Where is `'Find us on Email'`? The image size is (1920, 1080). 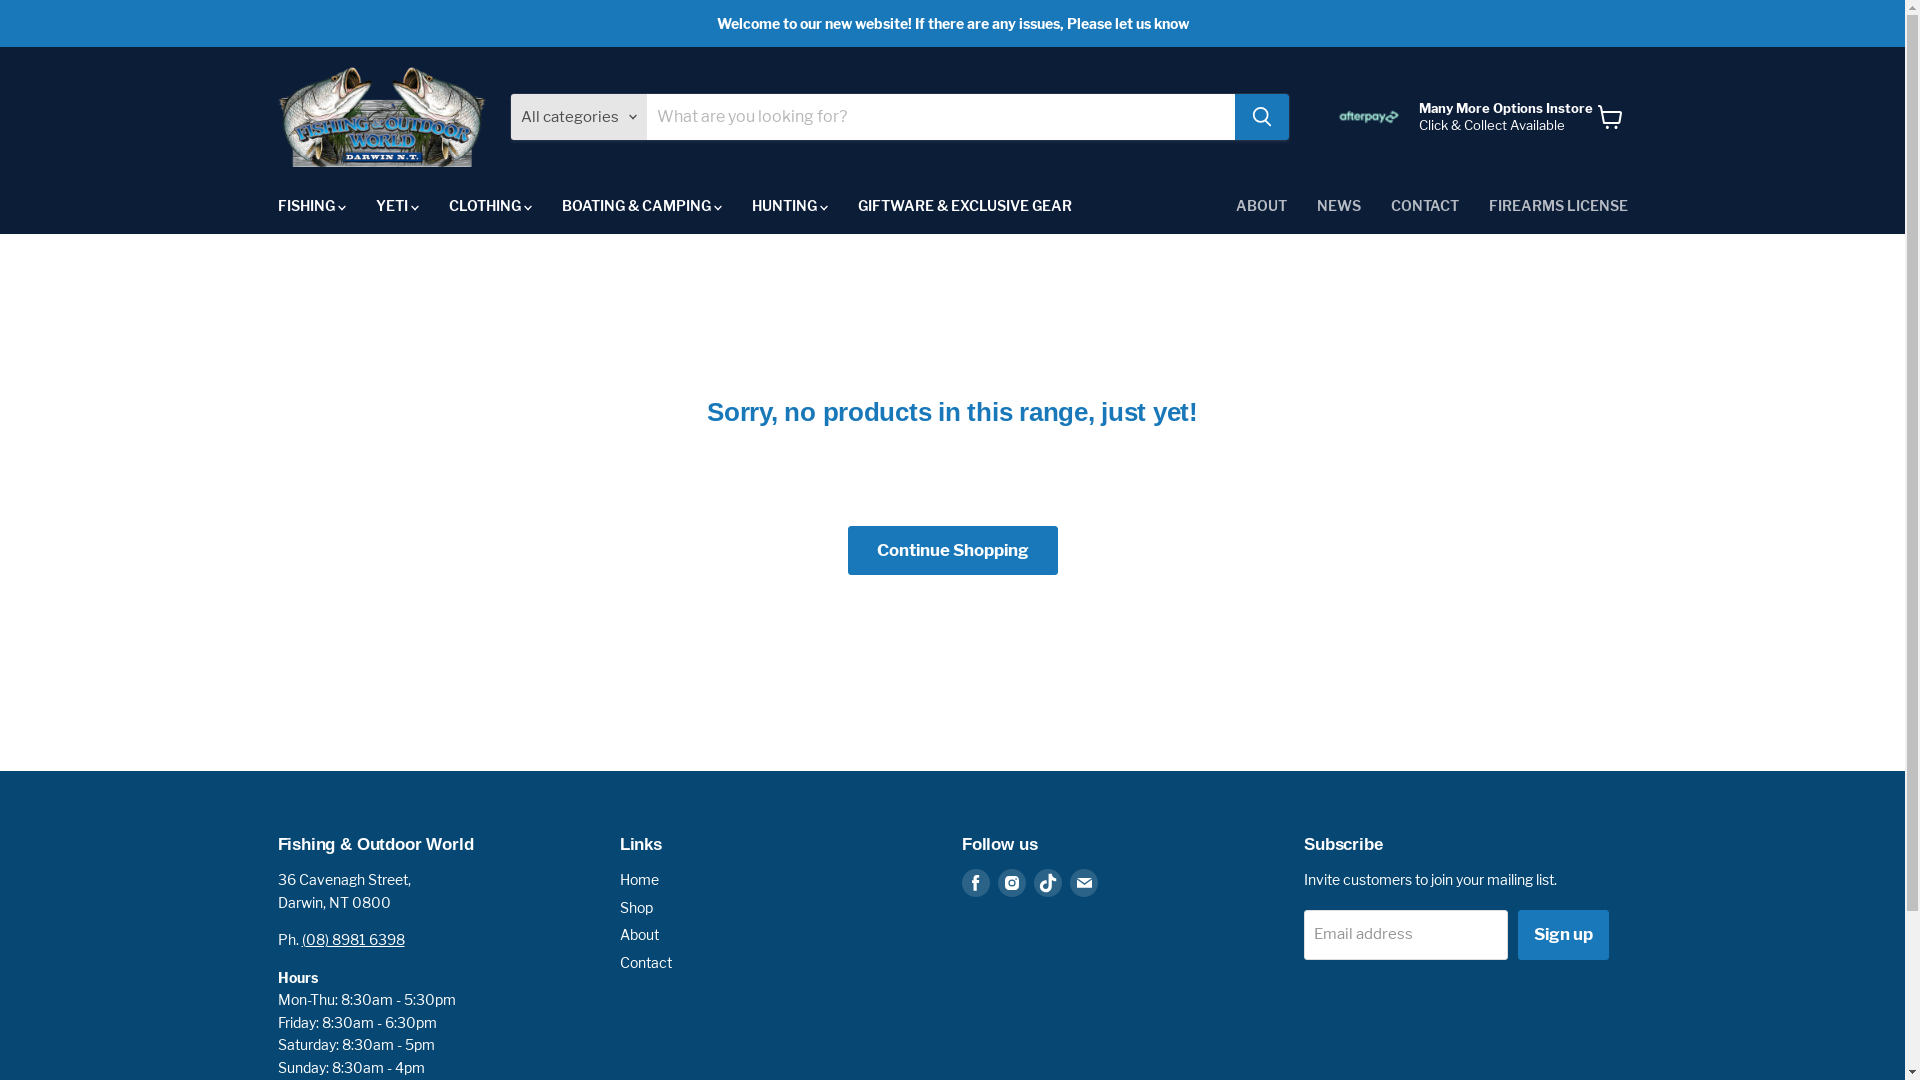
'Find us on Email' is located at coordinates (1083, 882).